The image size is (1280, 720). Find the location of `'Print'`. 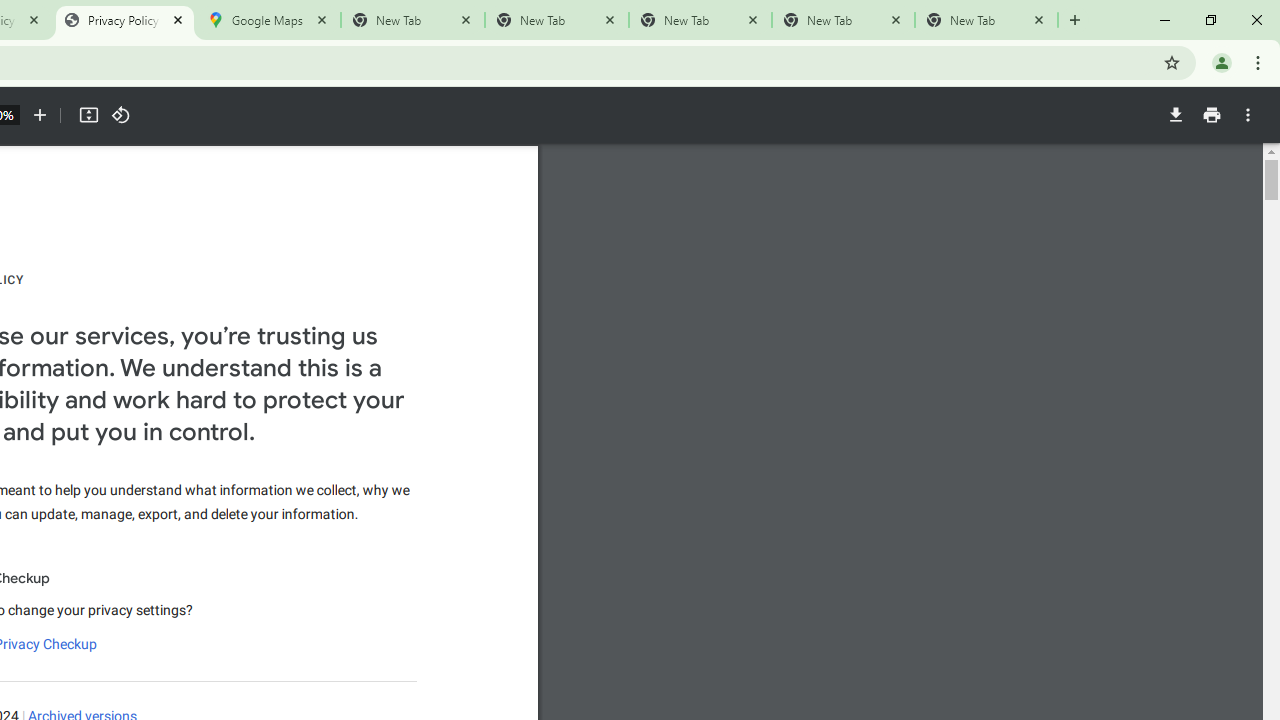

'Print' is located at coordinates (1210, 115).